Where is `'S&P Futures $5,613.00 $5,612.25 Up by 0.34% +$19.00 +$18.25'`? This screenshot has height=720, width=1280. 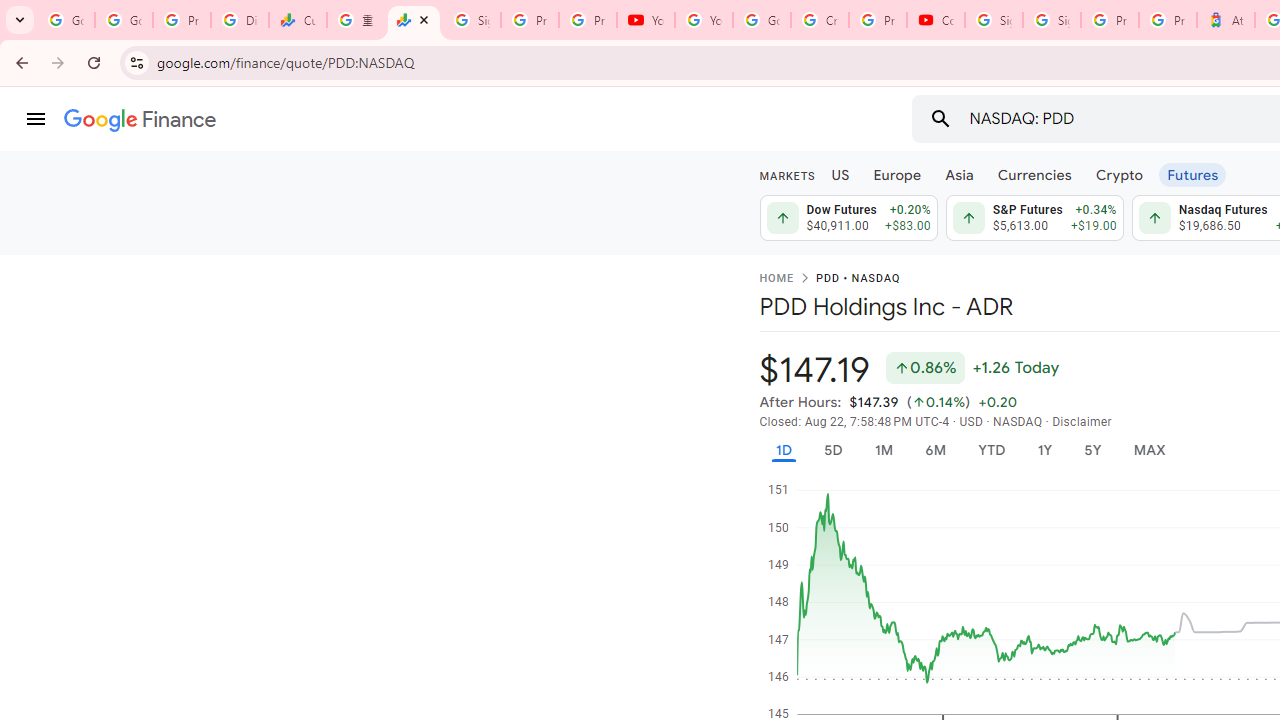 'S&P Futures $5,613.00 $5,612.25 Up by 0.34% +$19.00 +$18.25' is located at coordinates (1034, 218).